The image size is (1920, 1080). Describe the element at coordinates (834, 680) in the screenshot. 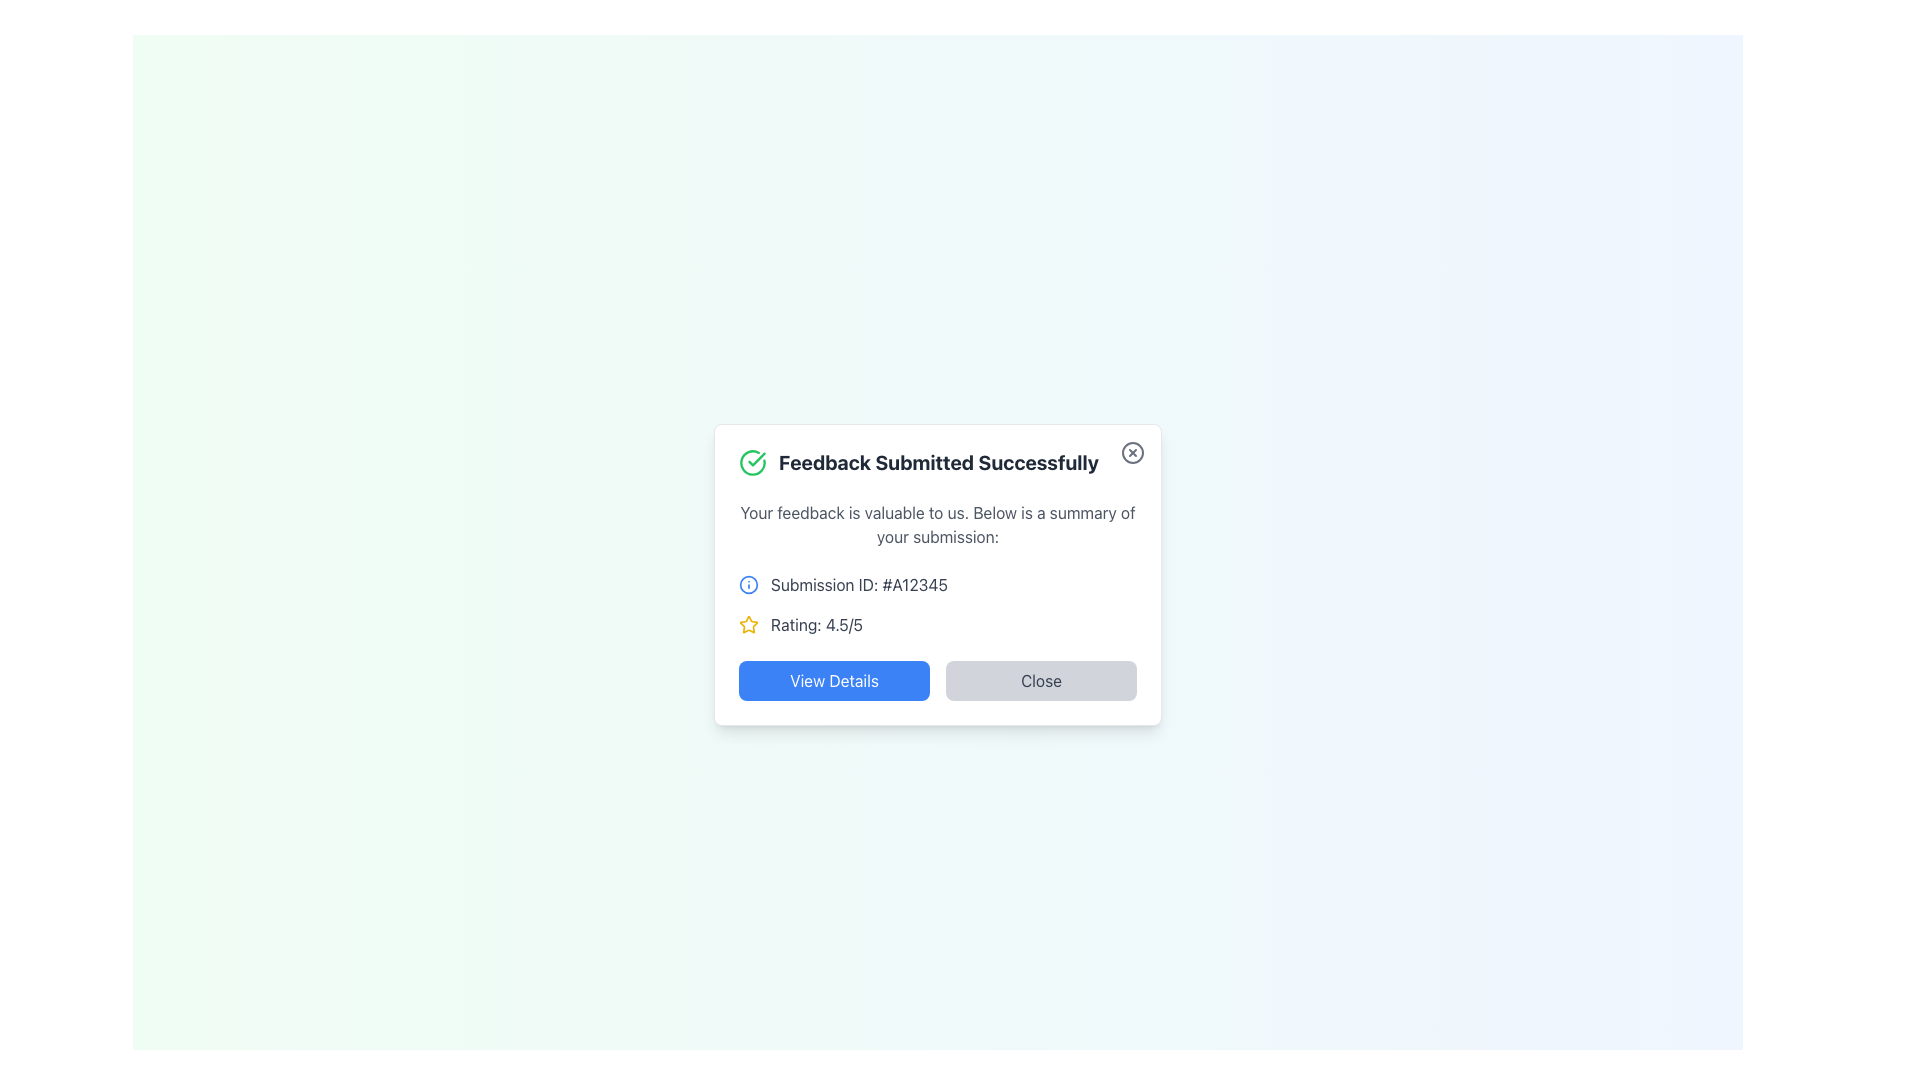

I see `the button for viewing additional details related to feedback submission to trigger a hover effect` at that location.